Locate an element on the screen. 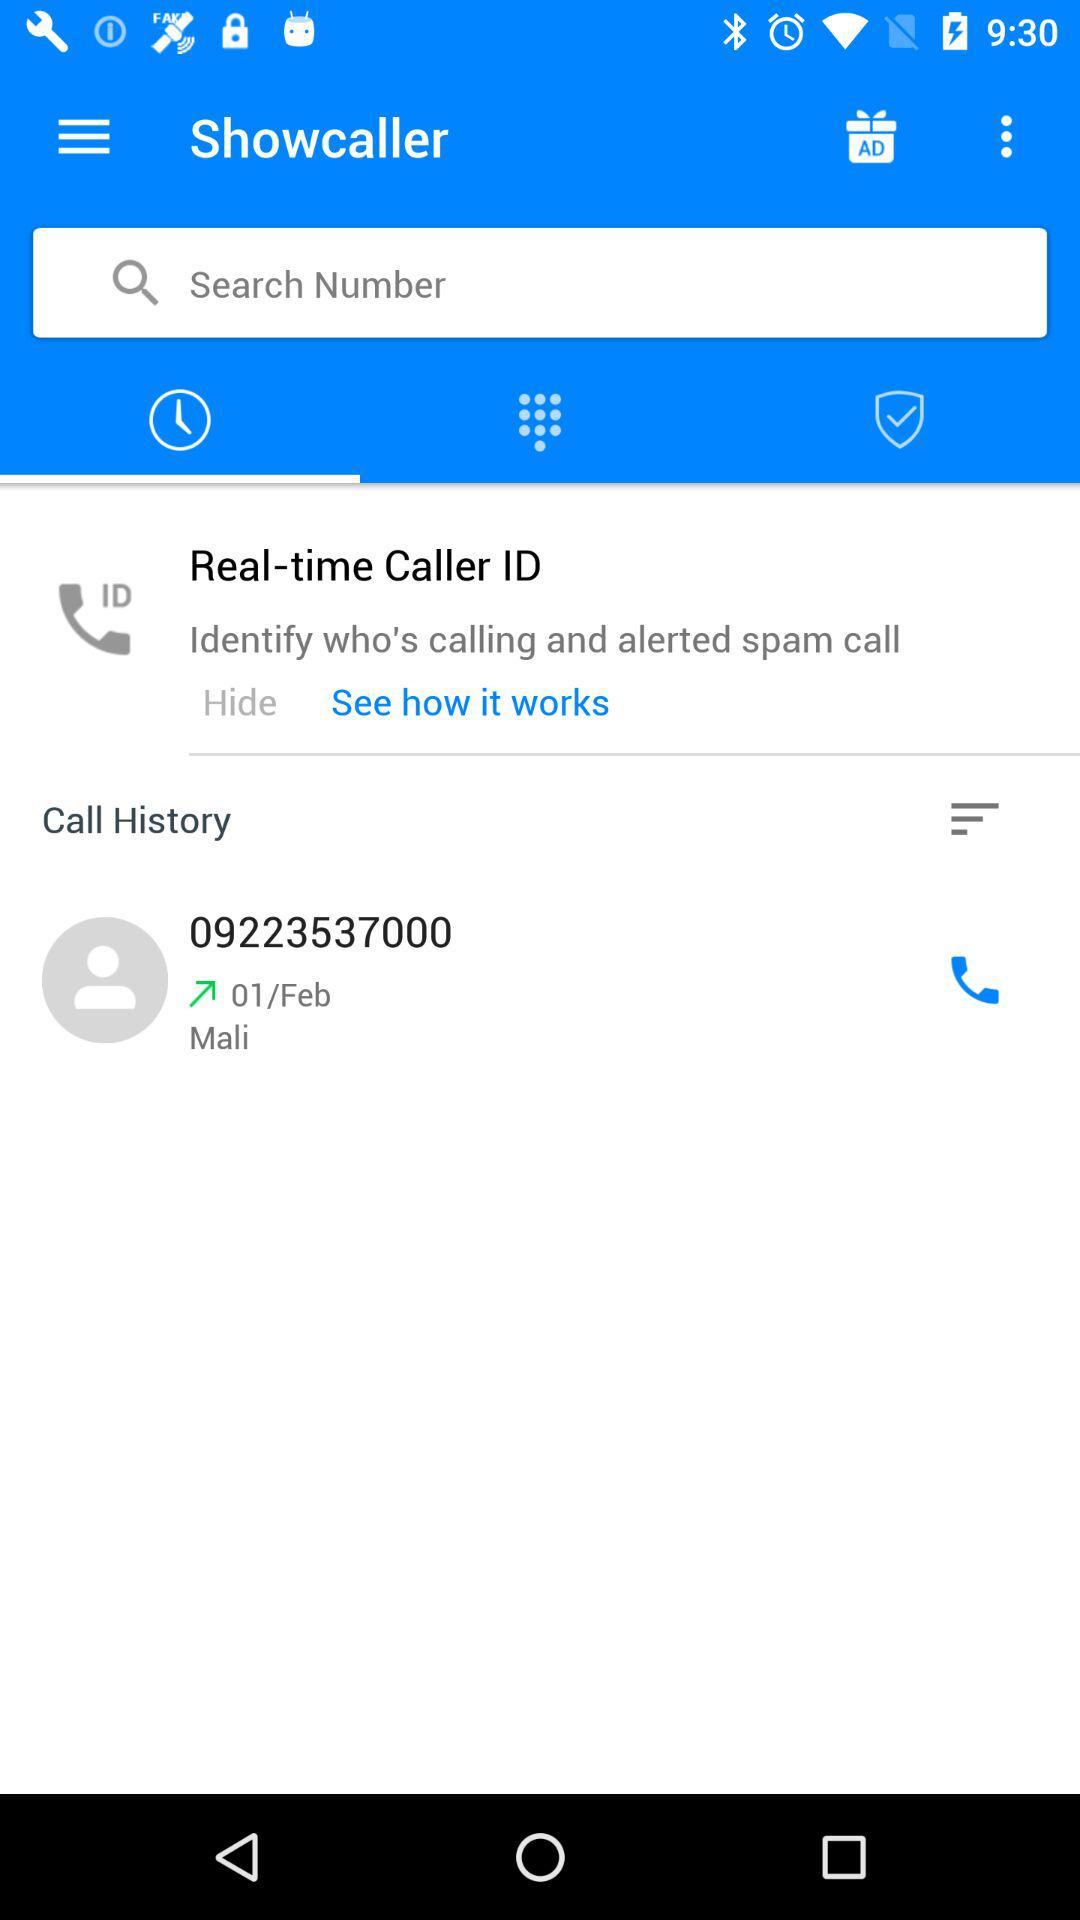 The height and width of the screenshot is (1920, 1080). item next to showcaller is located at coordinates (83, 135).